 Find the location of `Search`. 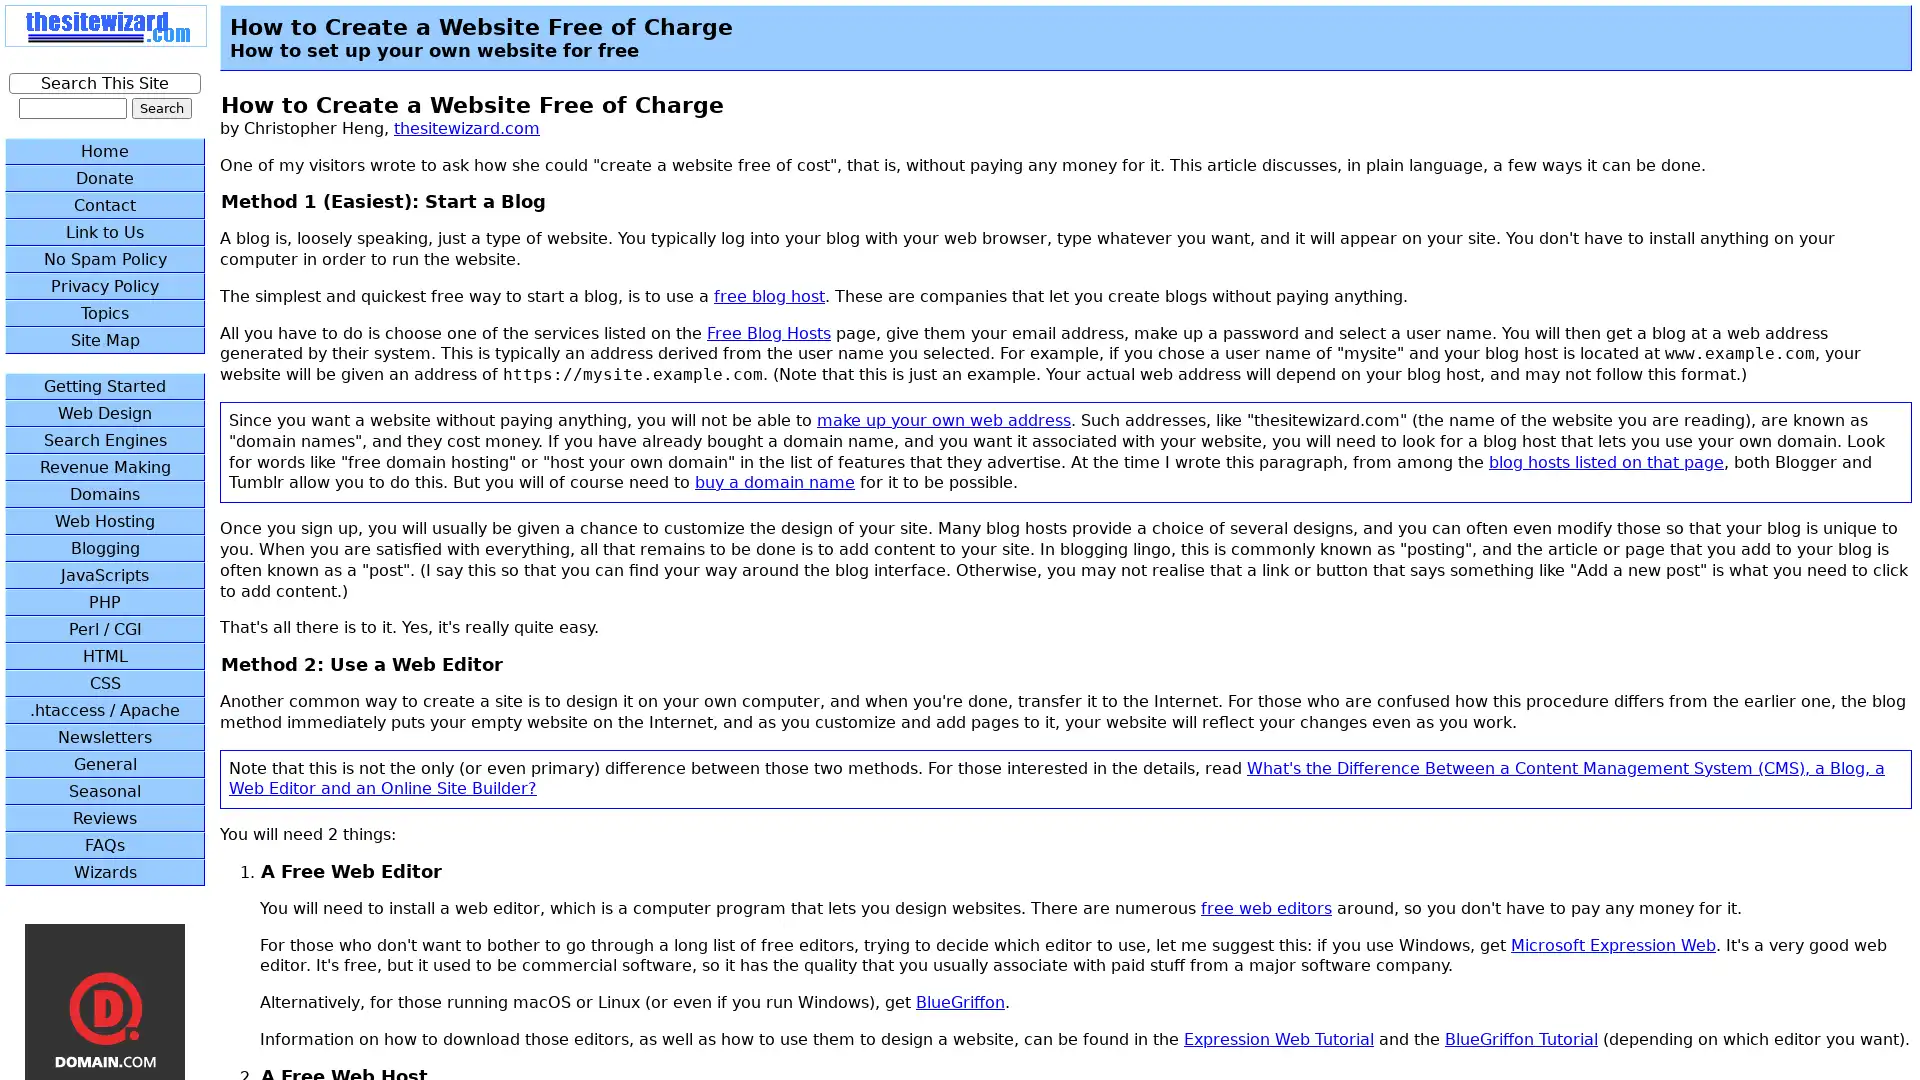

Search is located at coordinates (161, 108).